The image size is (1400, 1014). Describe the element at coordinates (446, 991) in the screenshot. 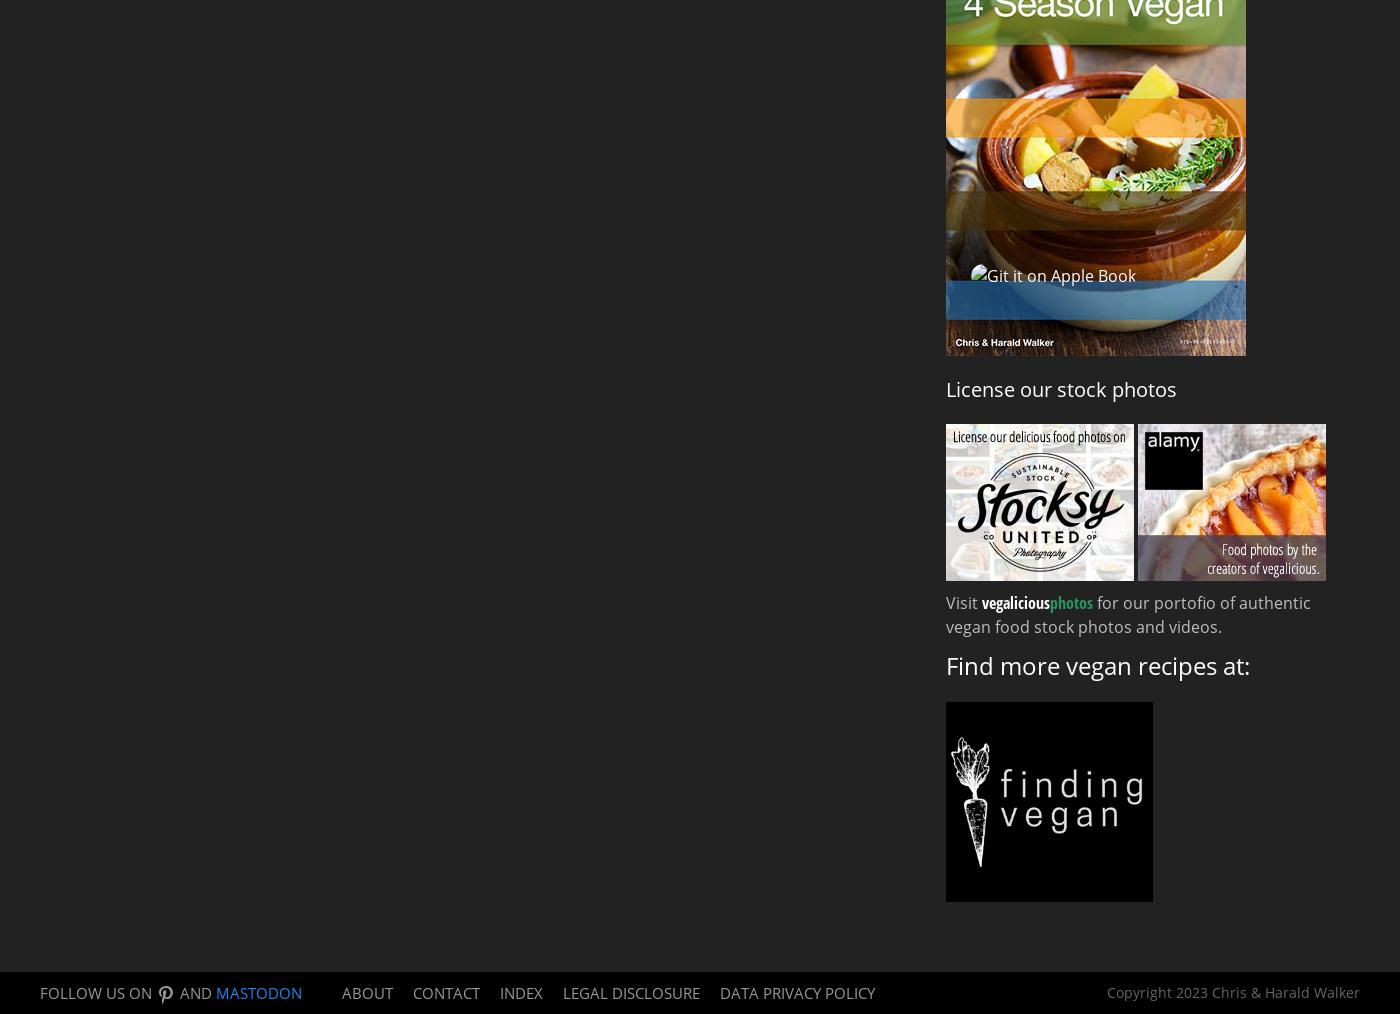

I see `'Contact'` at that location.